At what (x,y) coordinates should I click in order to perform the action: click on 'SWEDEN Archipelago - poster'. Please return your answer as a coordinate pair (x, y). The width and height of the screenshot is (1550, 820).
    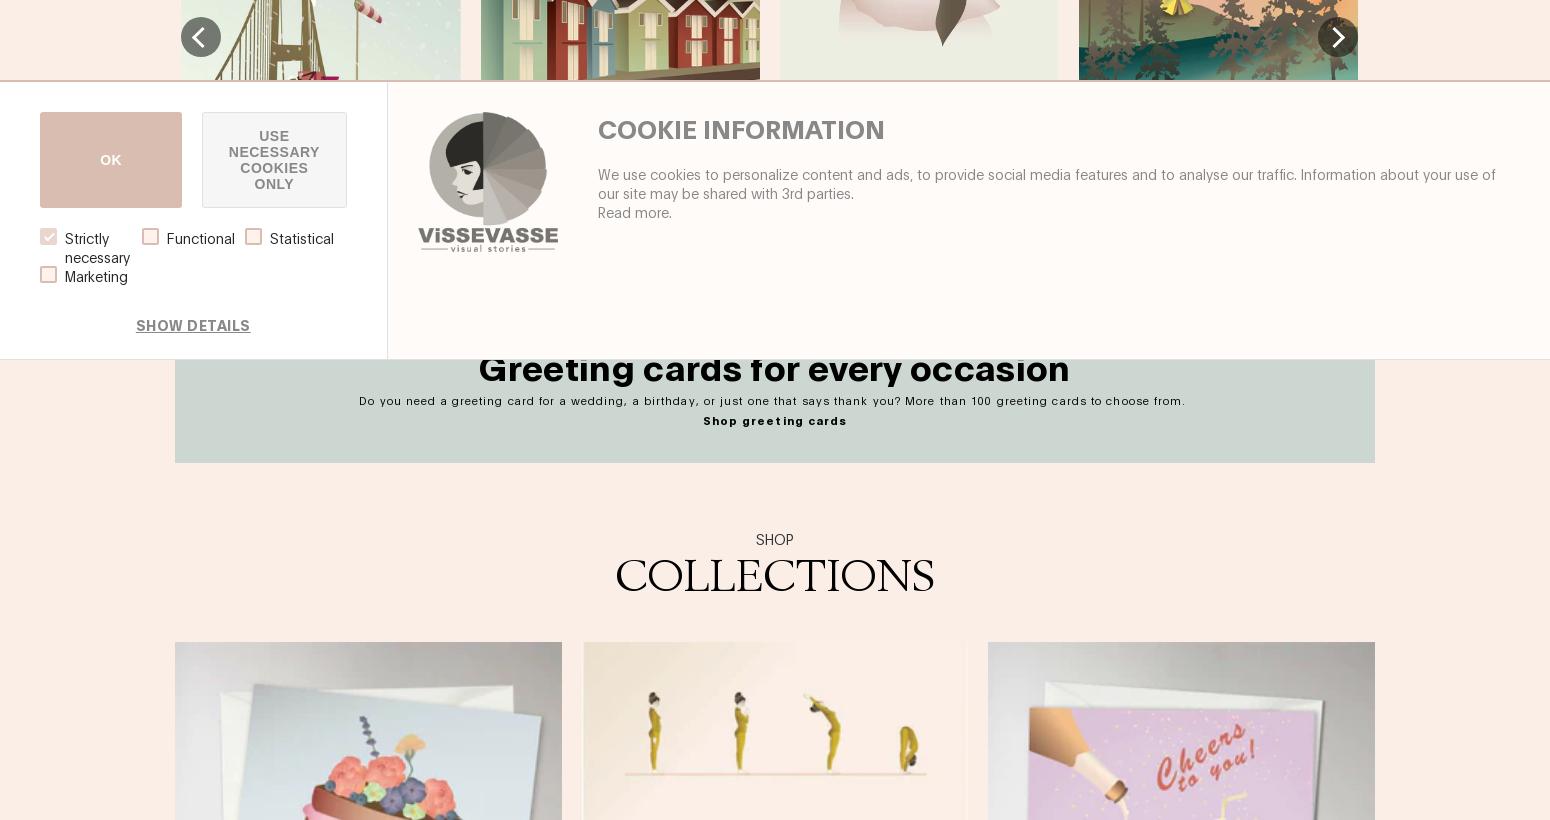
    Looking at the image, I should click on (479, 213).